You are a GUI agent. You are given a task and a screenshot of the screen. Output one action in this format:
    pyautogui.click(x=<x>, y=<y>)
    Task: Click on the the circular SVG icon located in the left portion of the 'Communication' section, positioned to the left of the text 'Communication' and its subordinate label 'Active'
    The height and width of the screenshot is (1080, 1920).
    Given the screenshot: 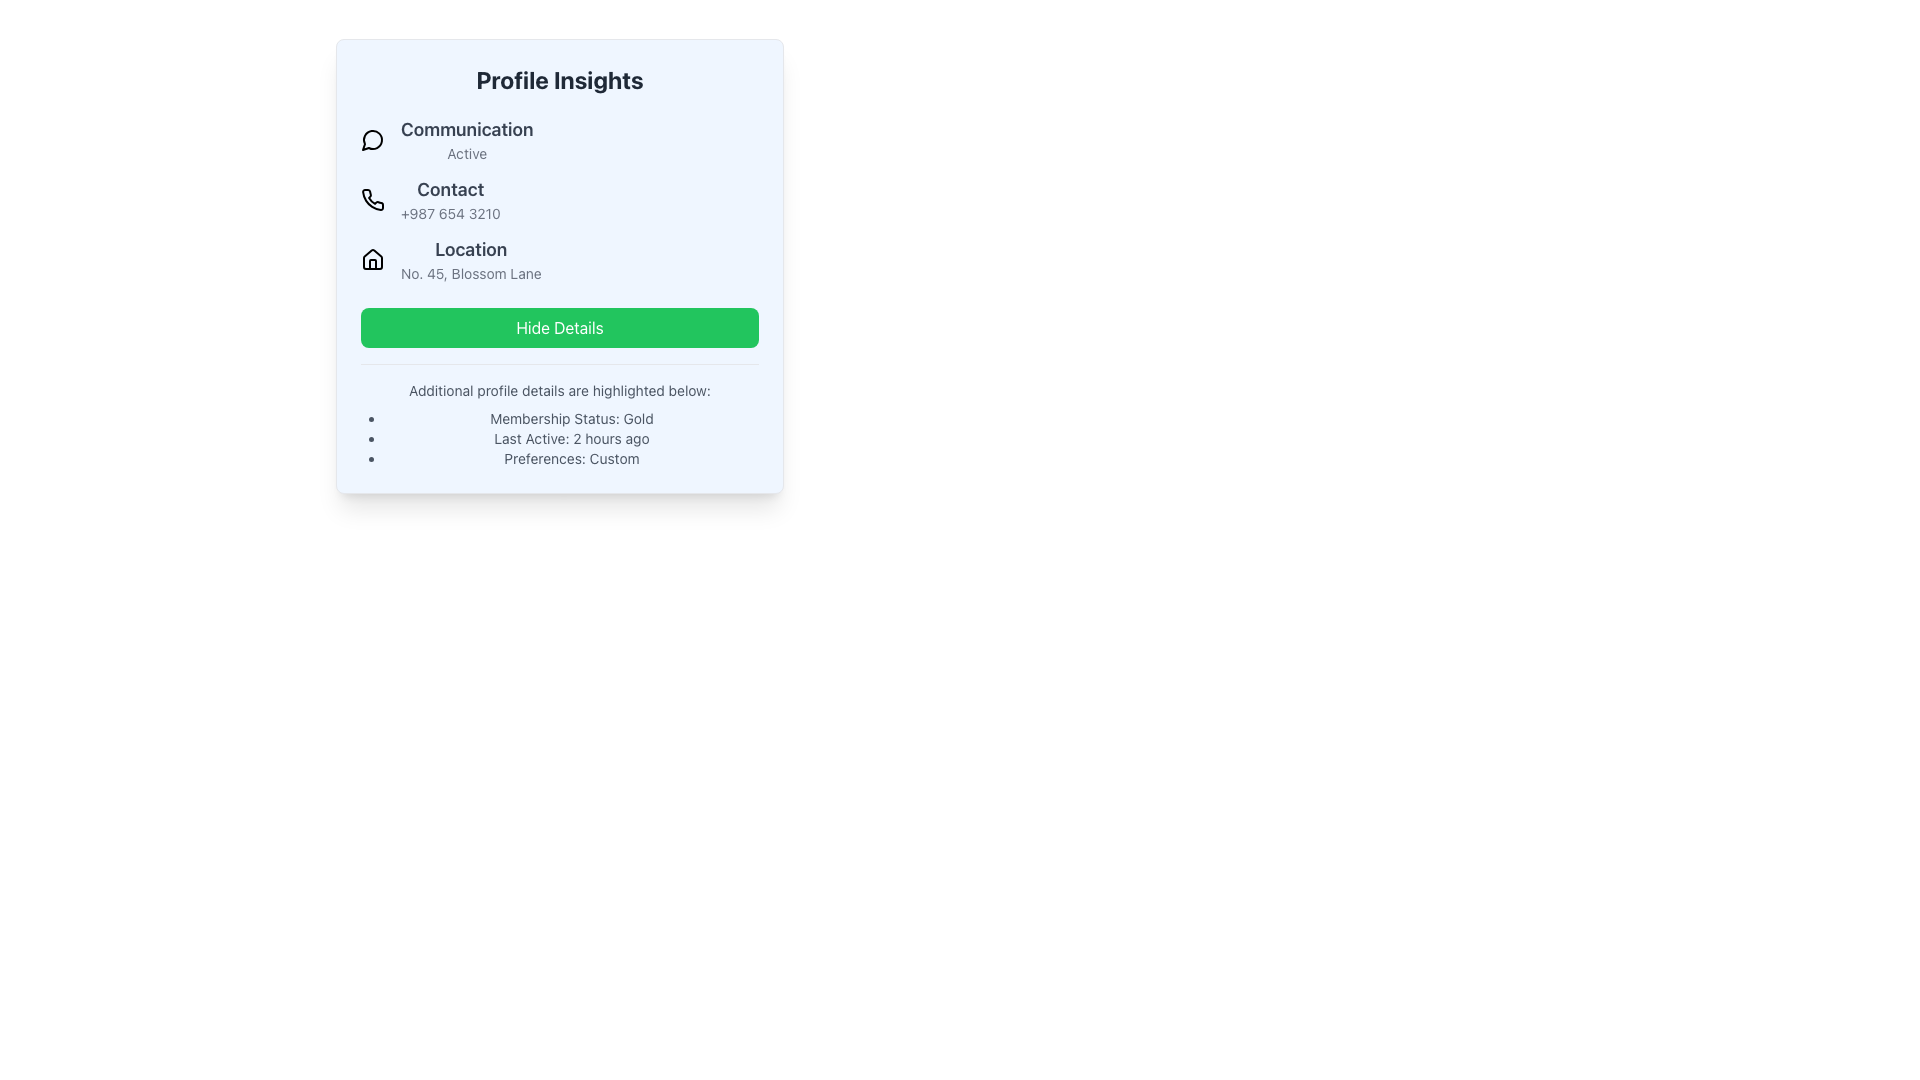 What is the action you would take?
    pyautogui.click(x=372, y=139)
    